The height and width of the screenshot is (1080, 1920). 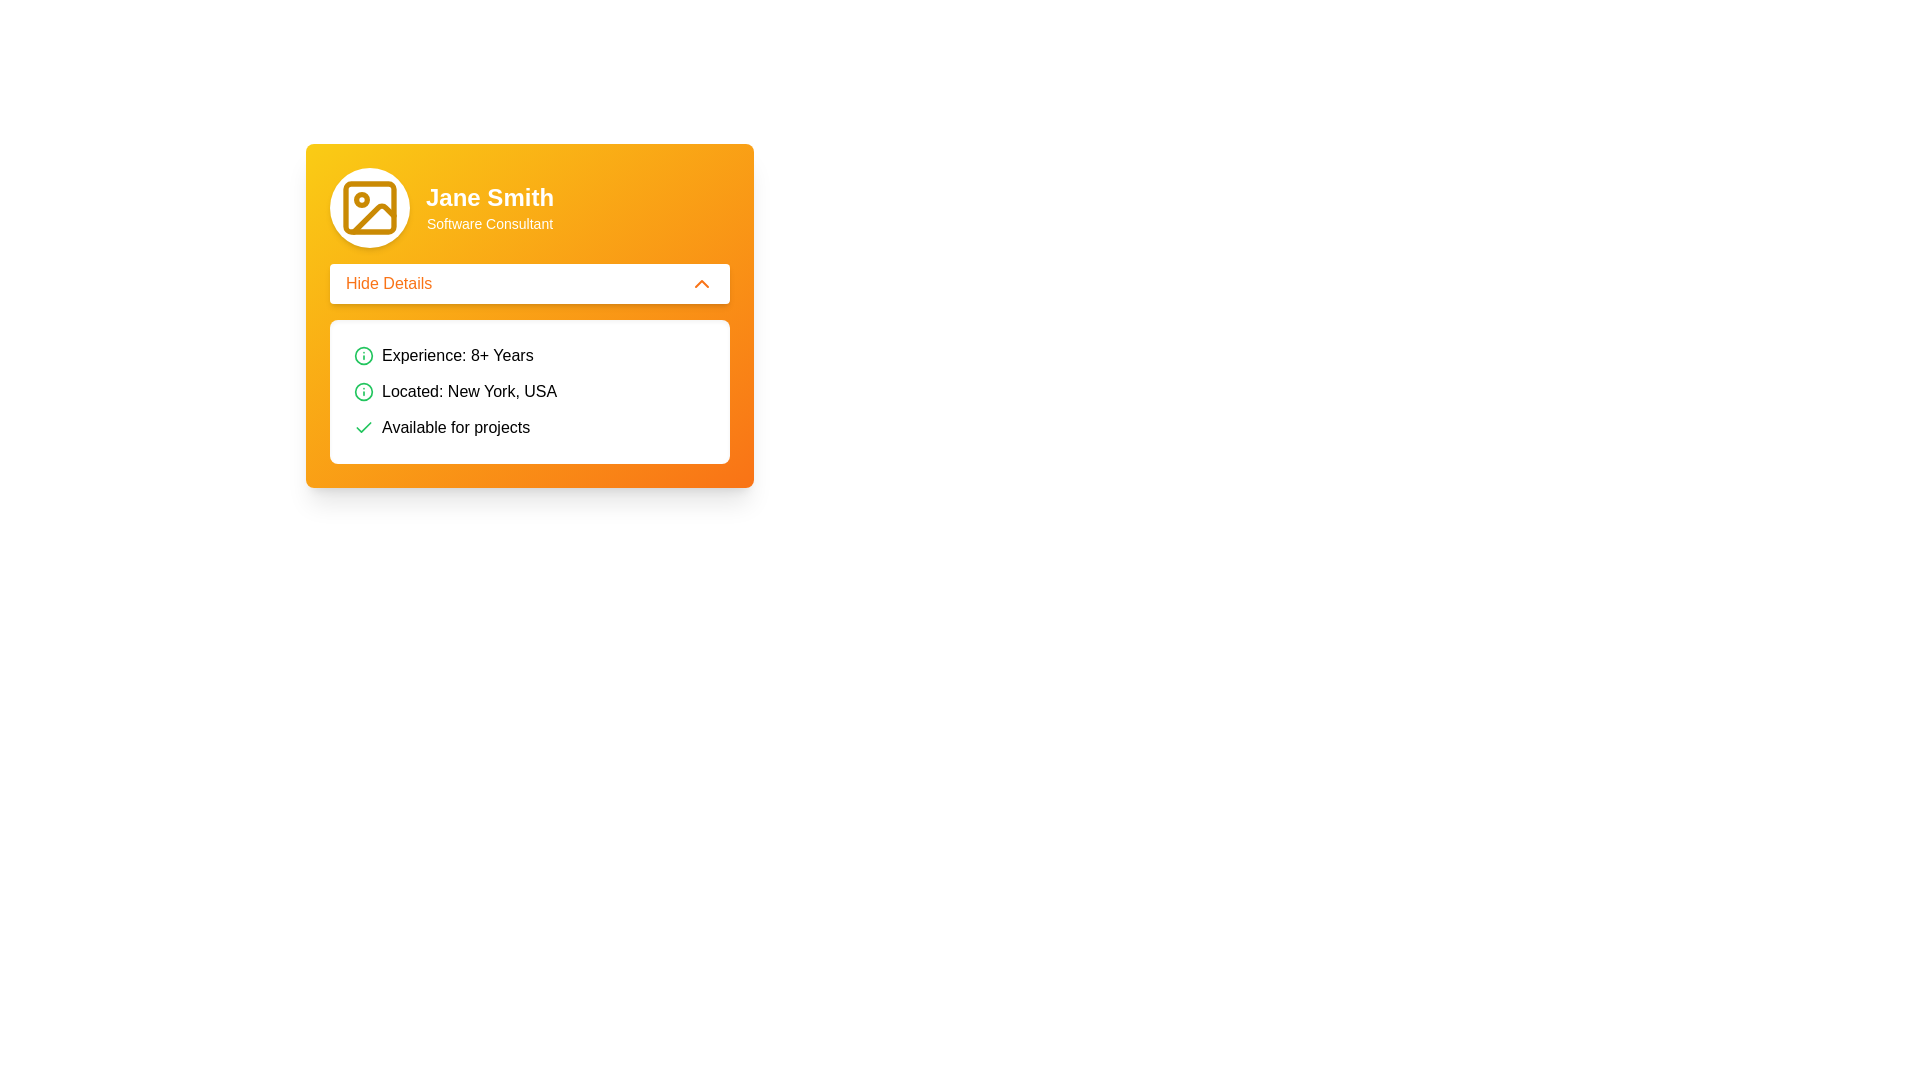 What do you see at coordinates (369, 208) in the screenshot?
I see `the Profile Picture Placeholder located at the top-left corner of the user detail card, adjacent to 'Jane Smith' and 'Software Consultant'` at bounding box center [369, 208].